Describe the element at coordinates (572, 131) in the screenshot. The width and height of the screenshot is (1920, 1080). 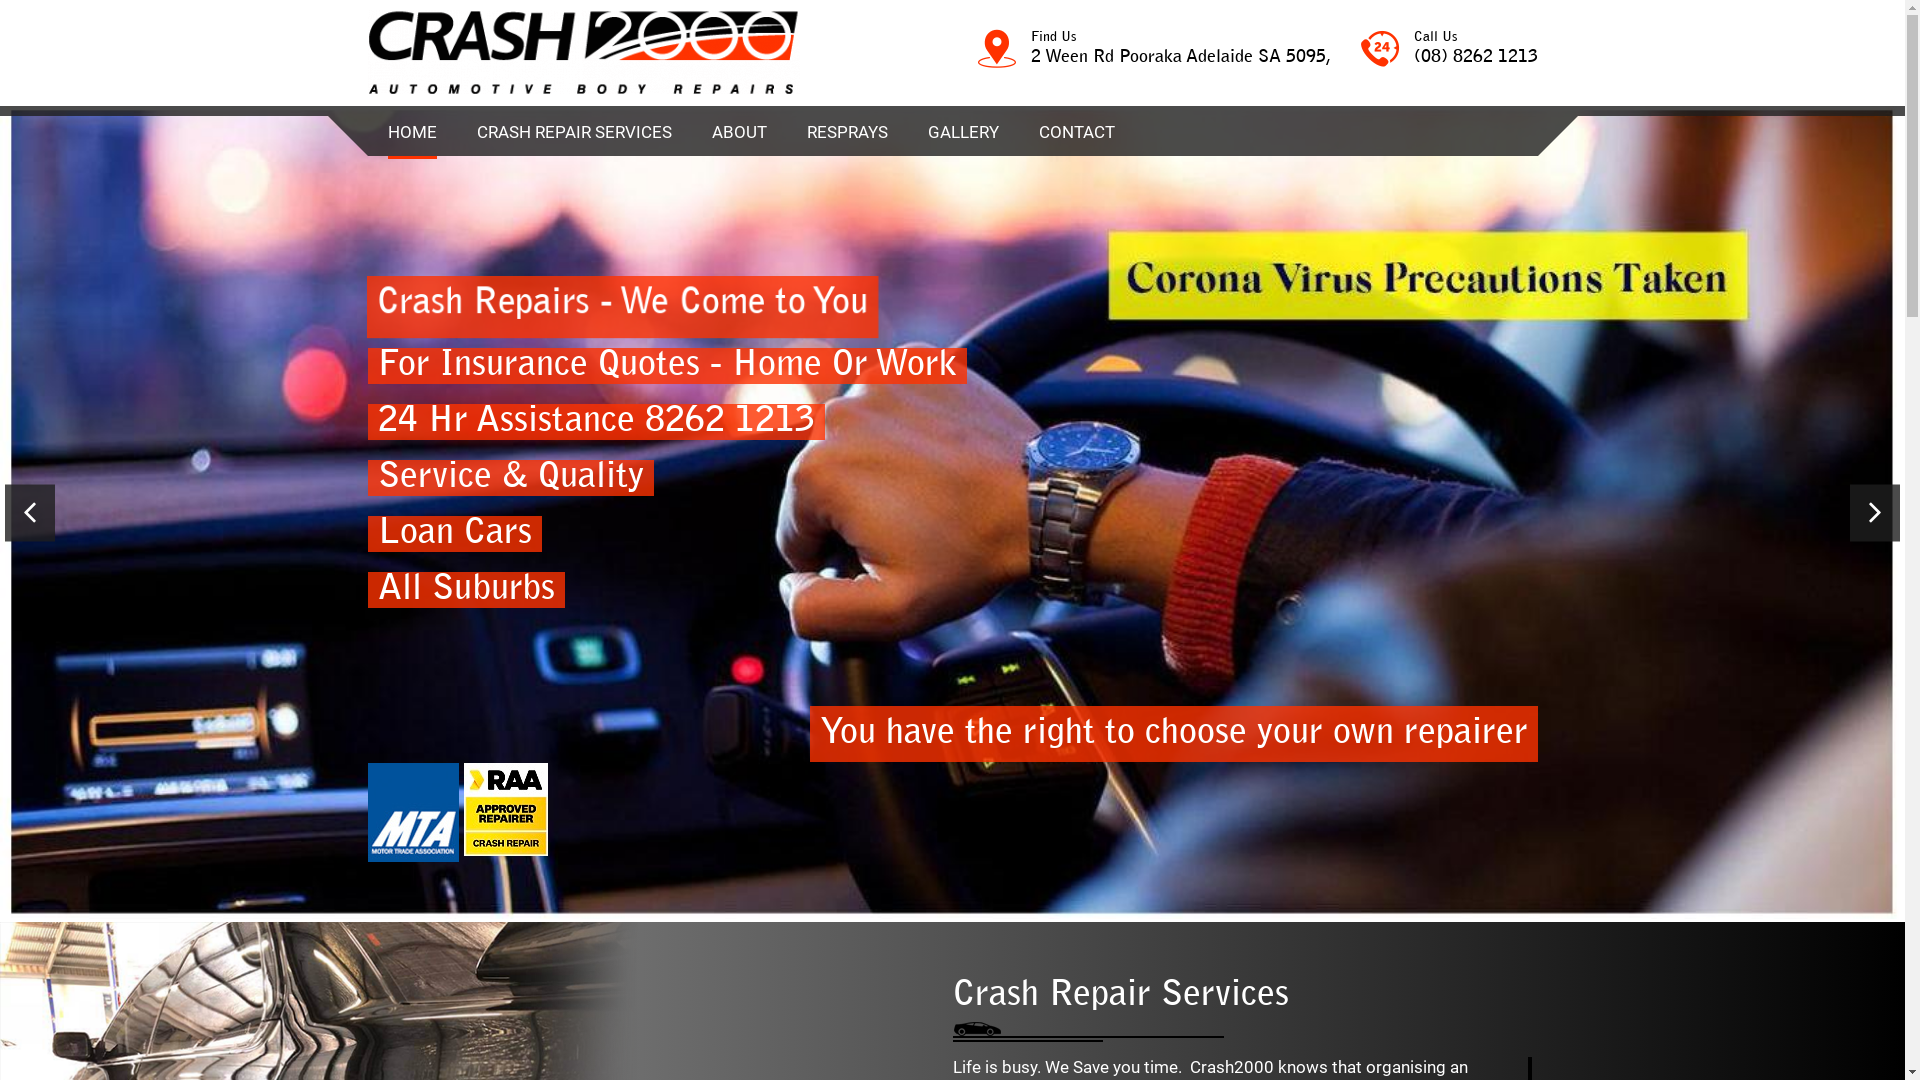
I see `'CRASH REPAIR SERVICES'` at that location.